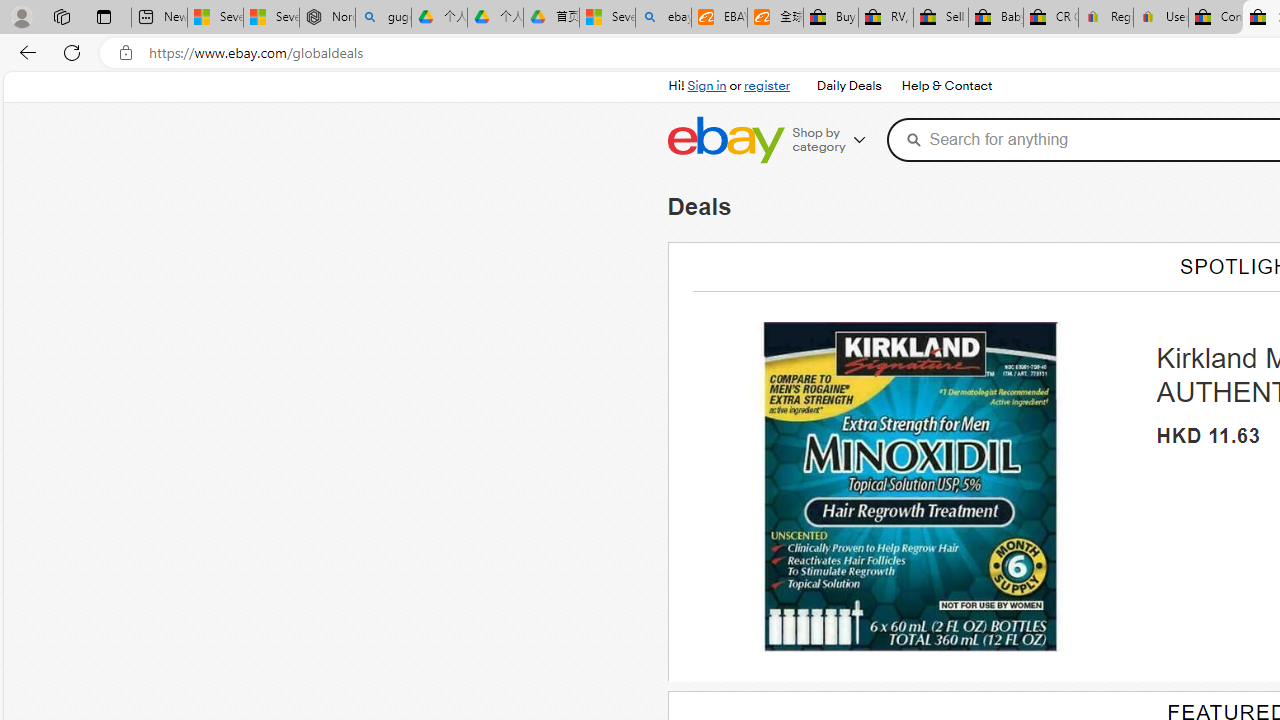 This screenshot has width=1280, height=720. What do you see at coordinates (1160, 17) in the screenshot?
I see `'User Privacy Notice | eBay'` at bounding box center [1160, 17].